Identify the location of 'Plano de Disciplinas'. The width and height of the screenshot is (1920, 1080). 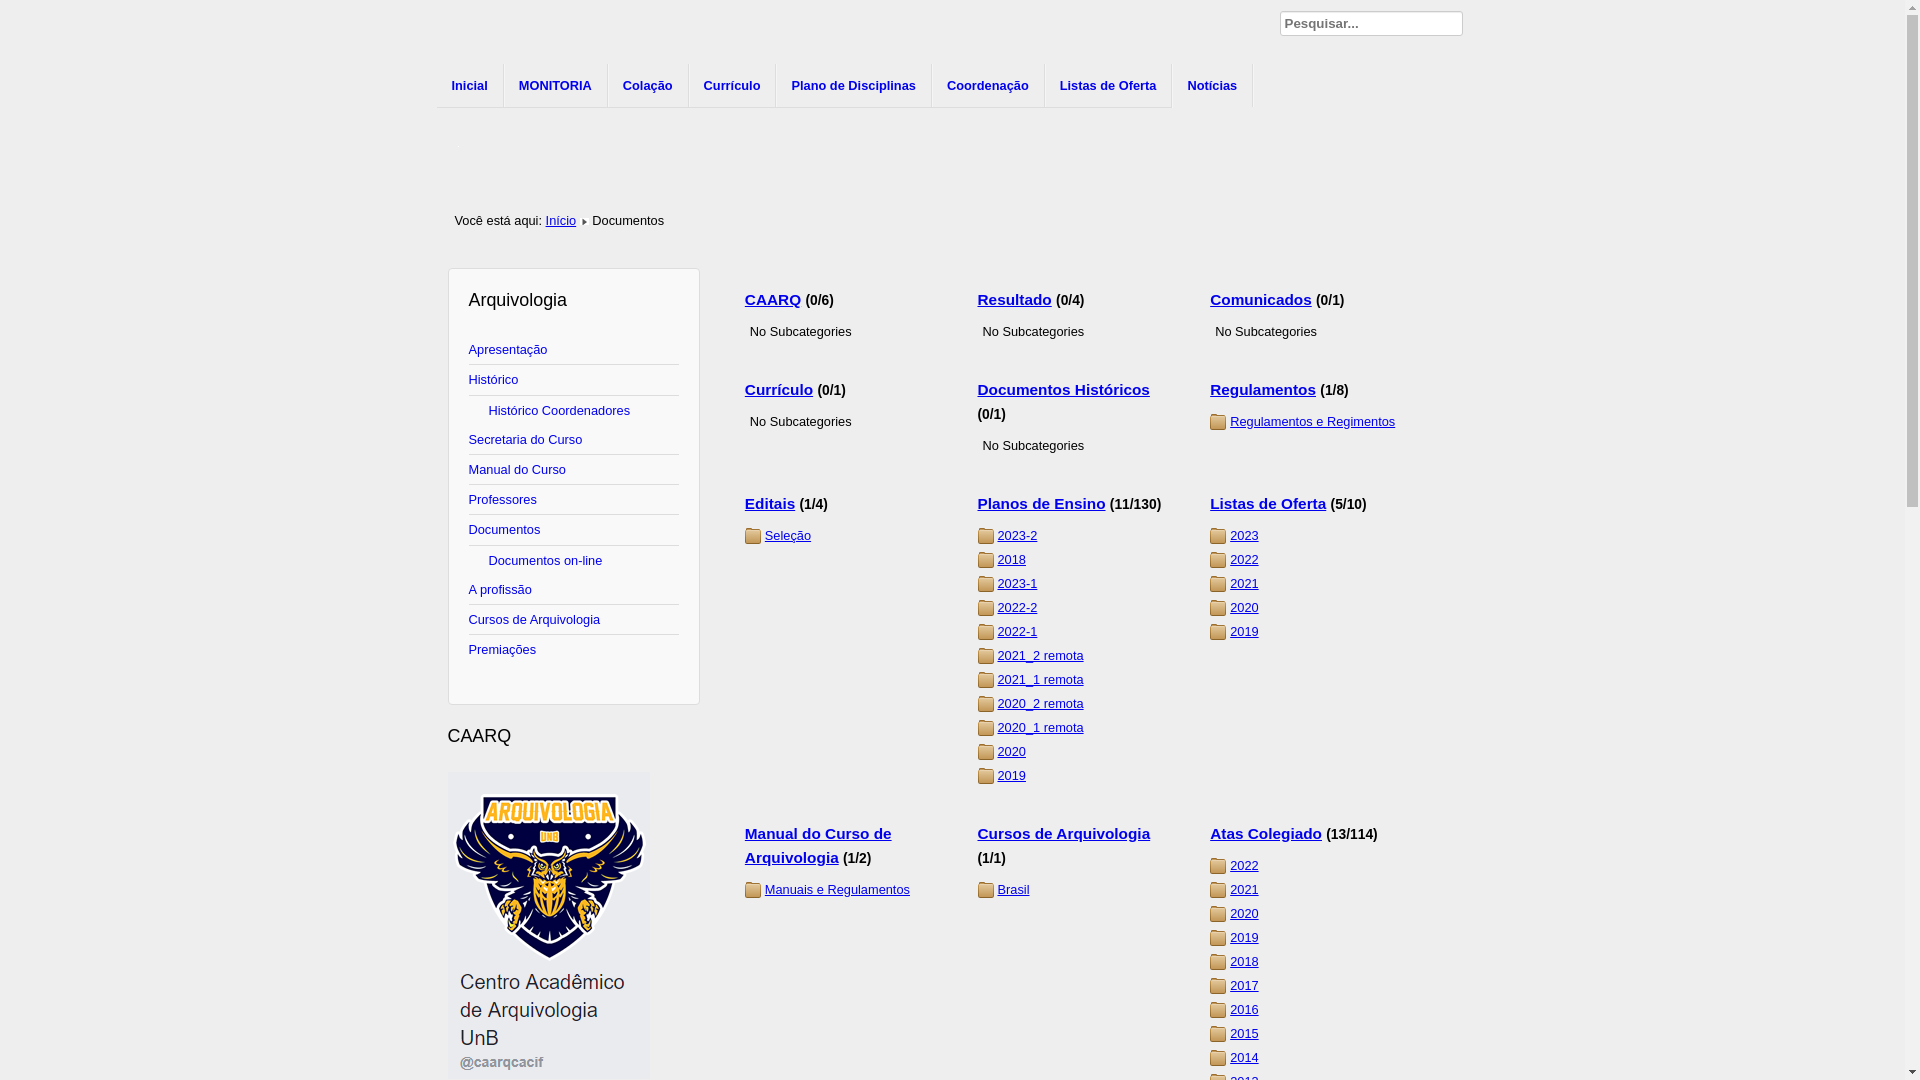
(853, 84).